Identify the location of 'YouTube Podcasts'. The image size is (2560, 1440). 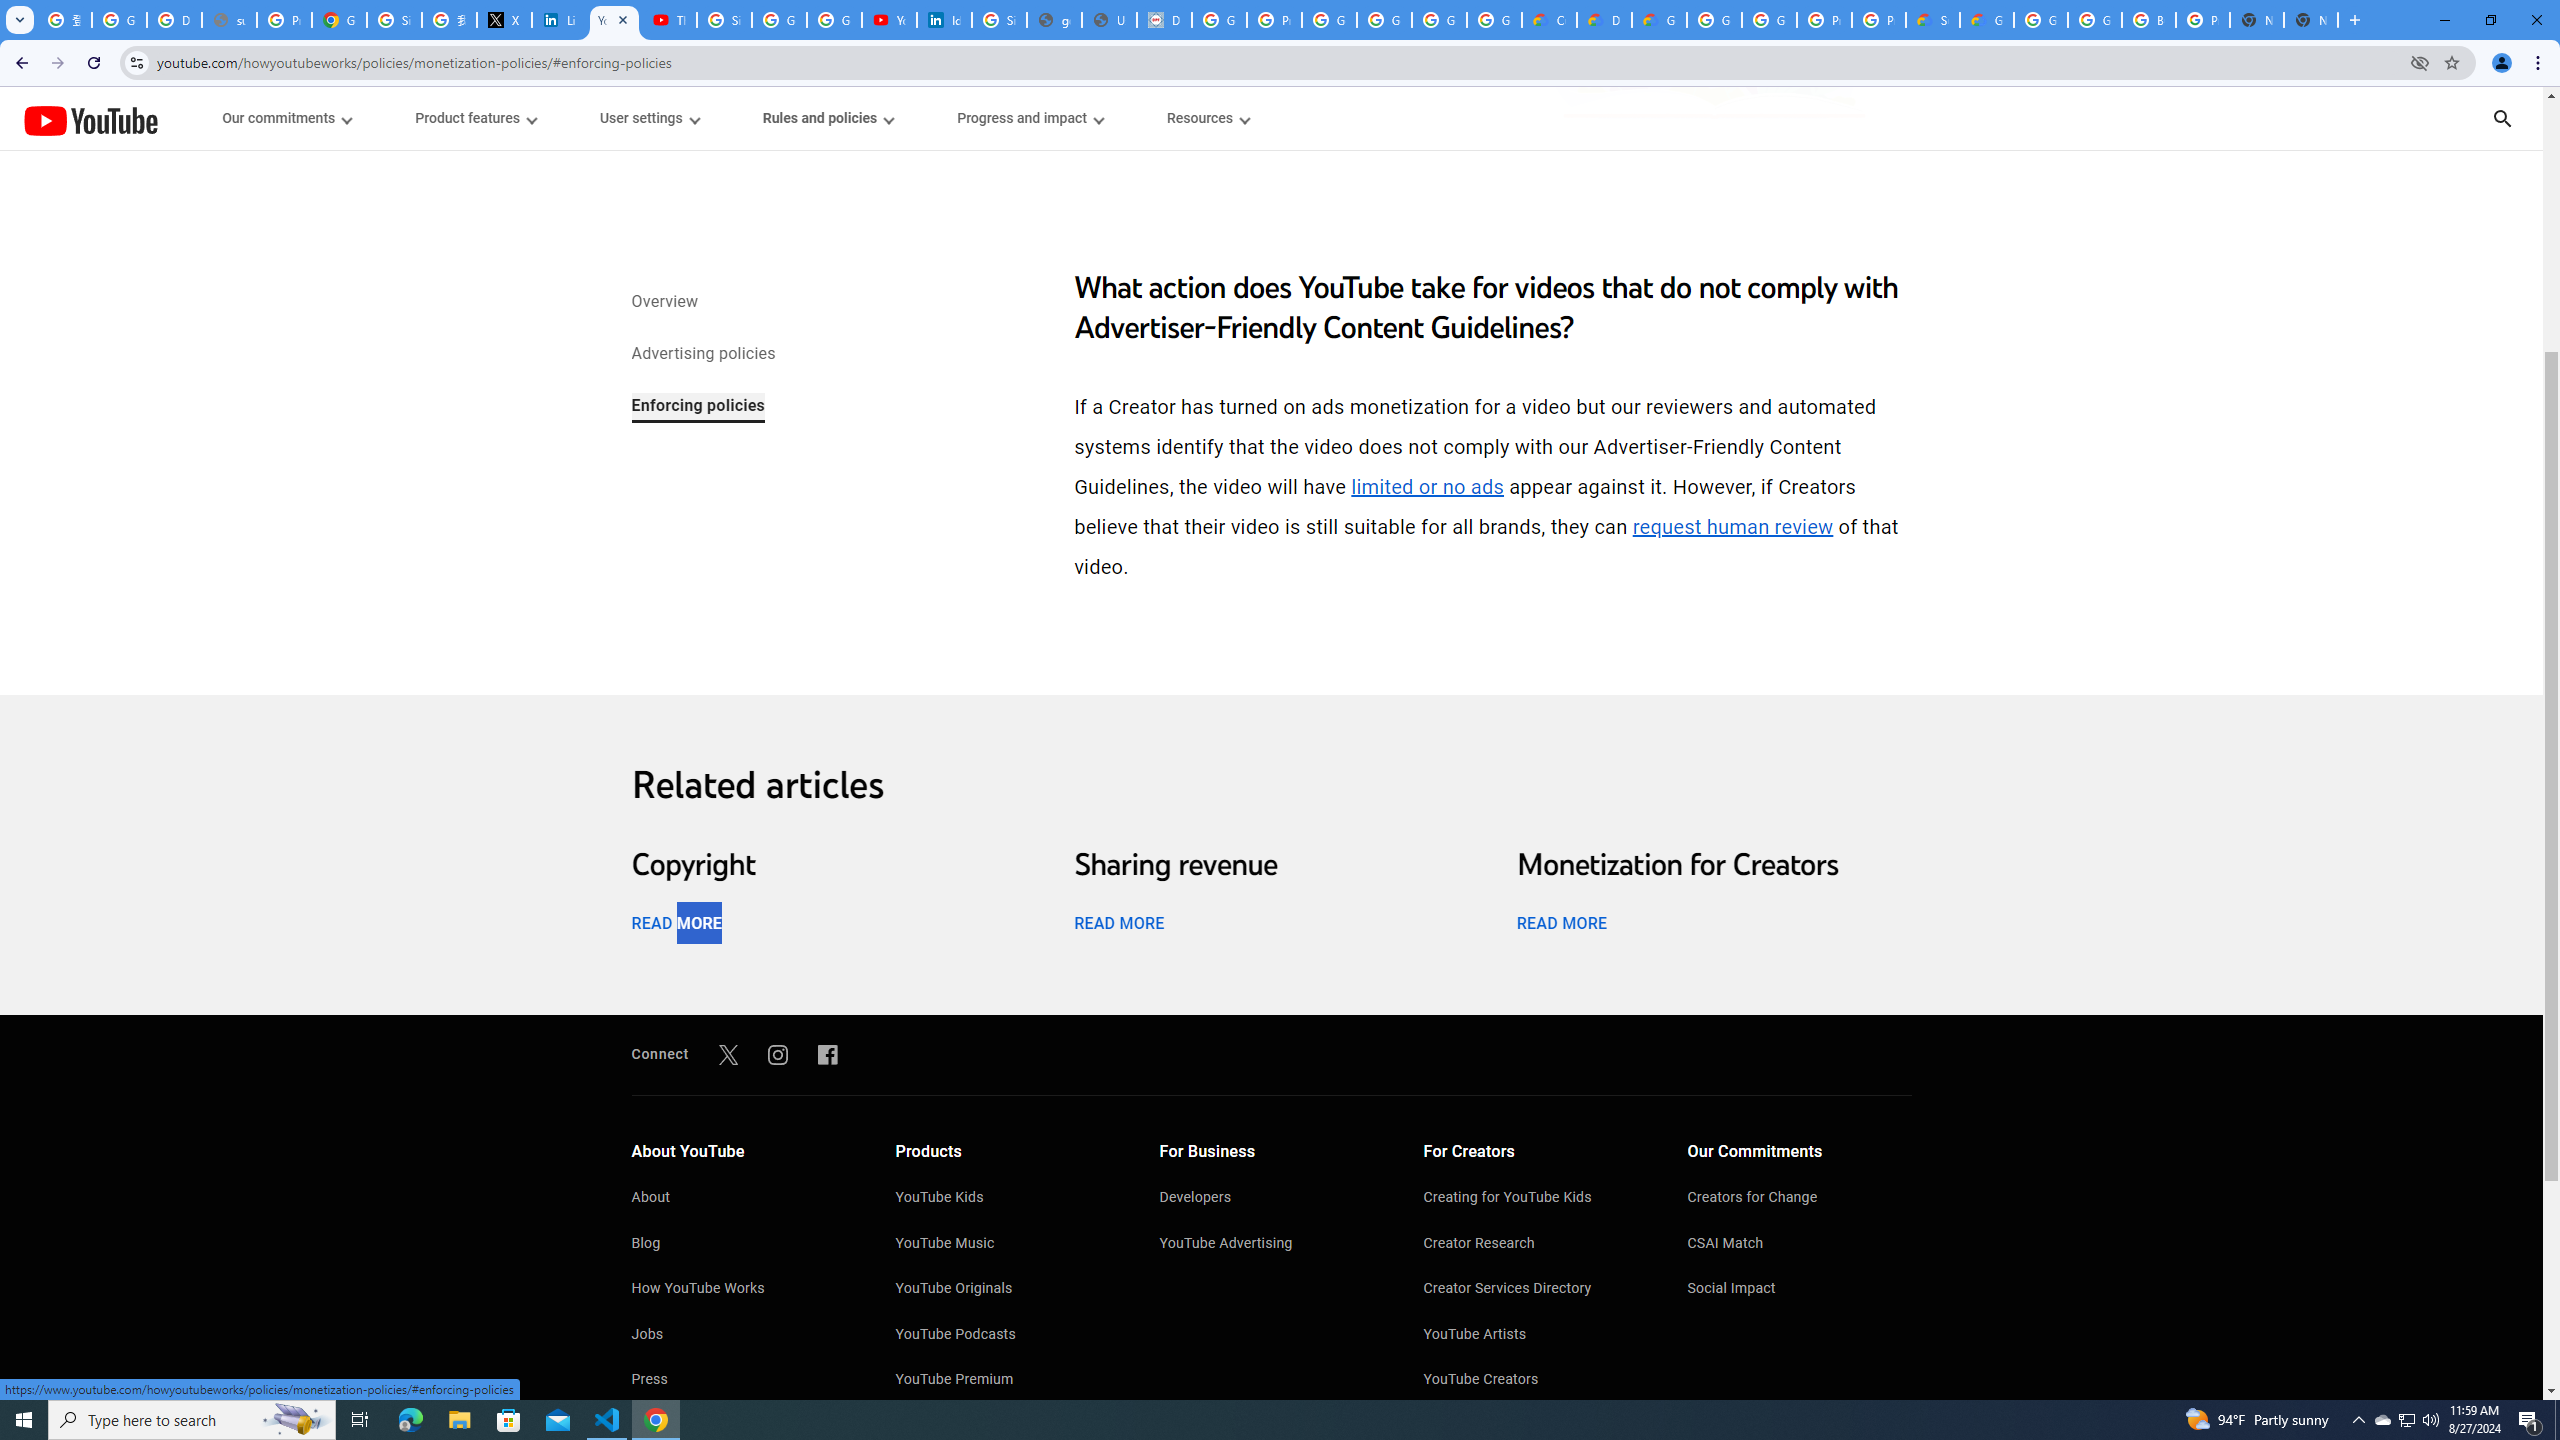
(1007, 1336).